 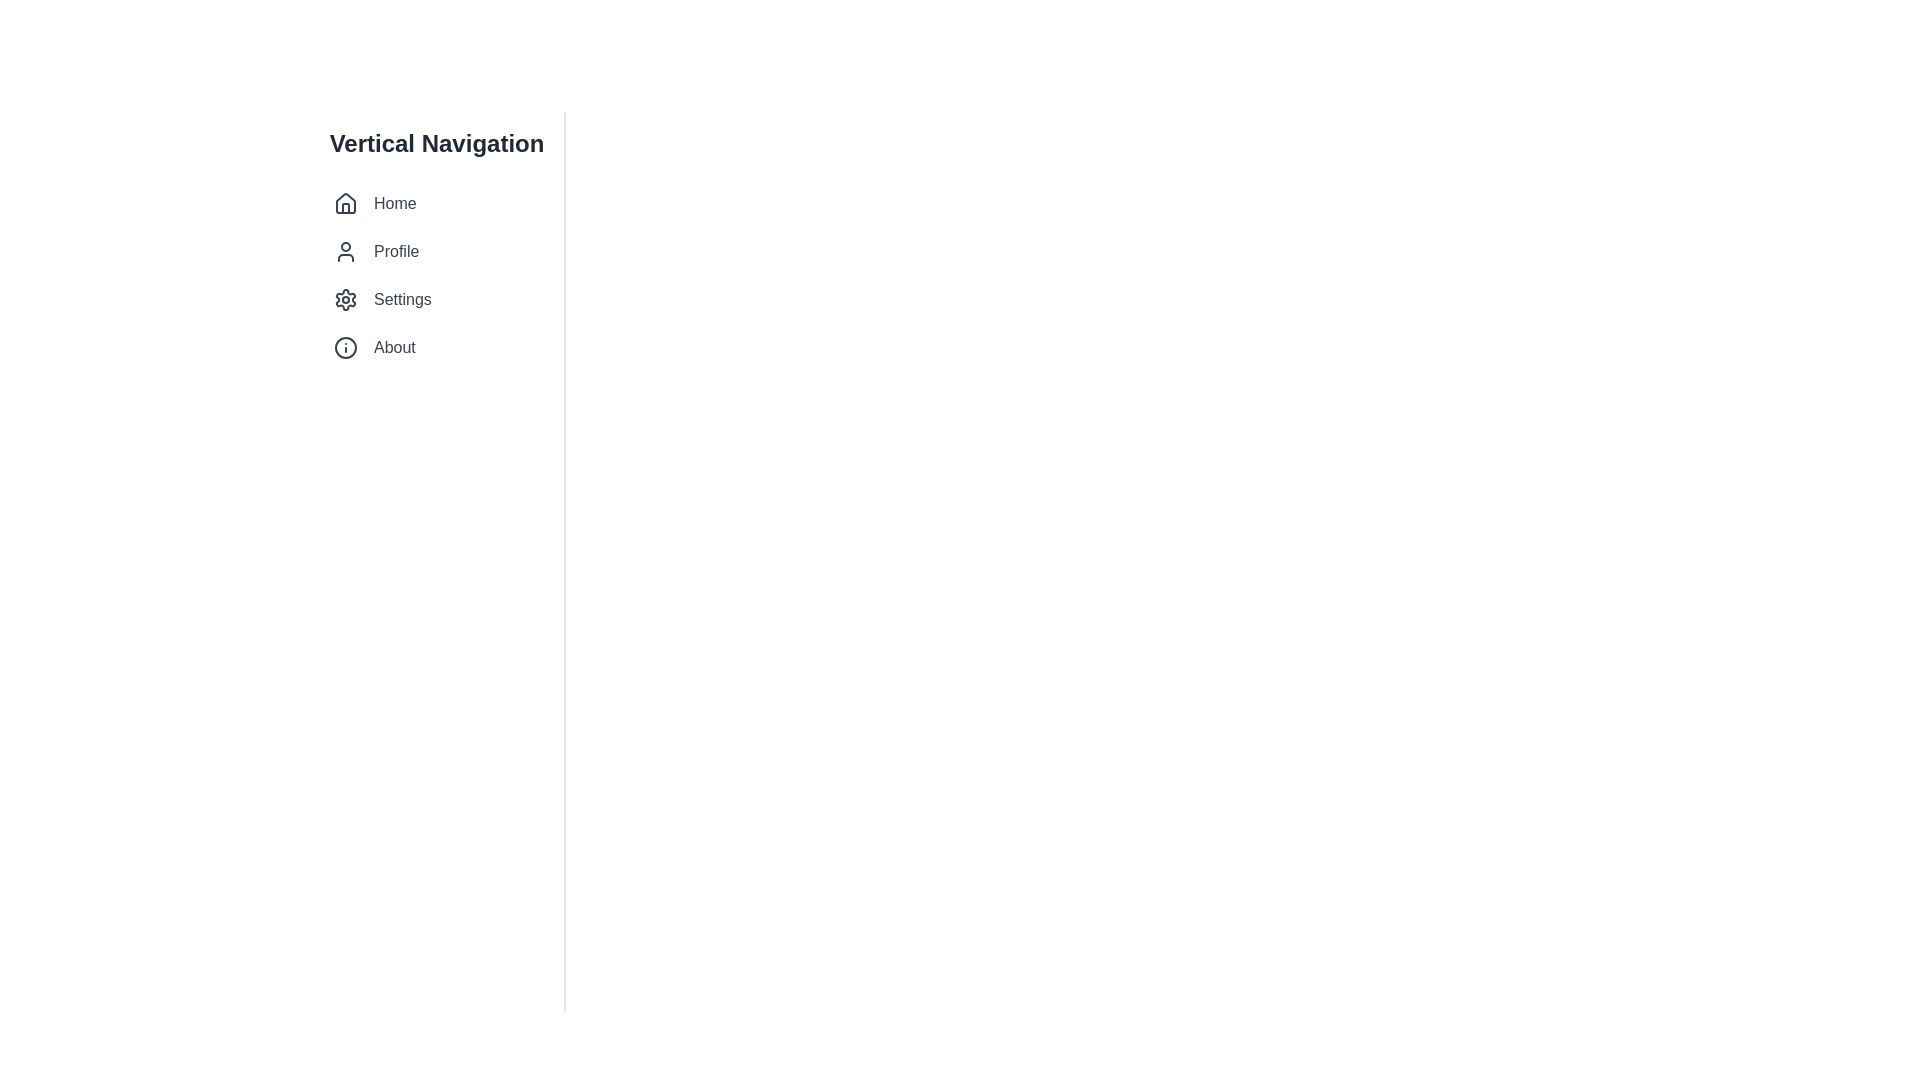 I want to click on the text label that reads 'Vertical Navigation', which is styled with large, bold text in dark gray, located at the top of the vertical navigation sidebar, so click(x=435, y=142).